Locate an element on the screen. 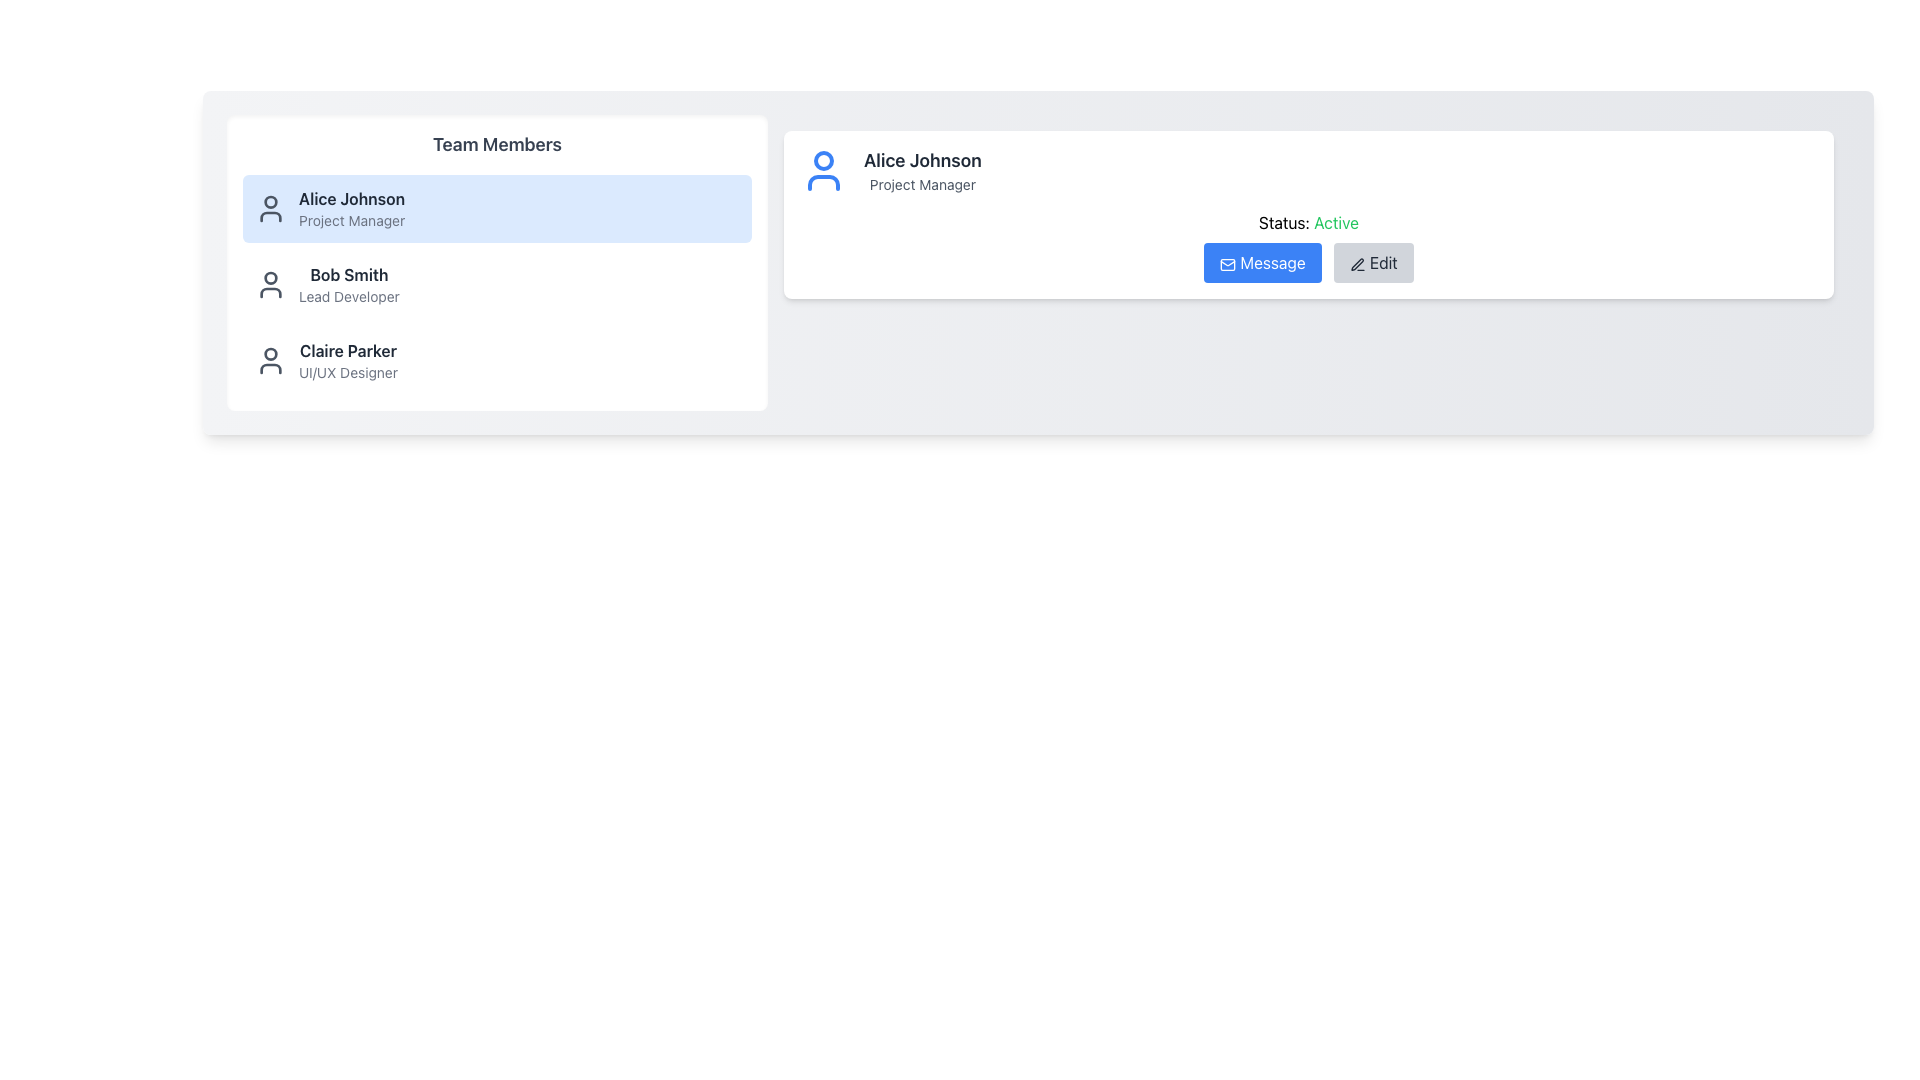 The image size is (1920, 1080). the small circular shape that represents the head of the user figure icon, located near the top left corner of the icon adjacent to the text 'Alice Johnson' is located at coordinates (269, 201).